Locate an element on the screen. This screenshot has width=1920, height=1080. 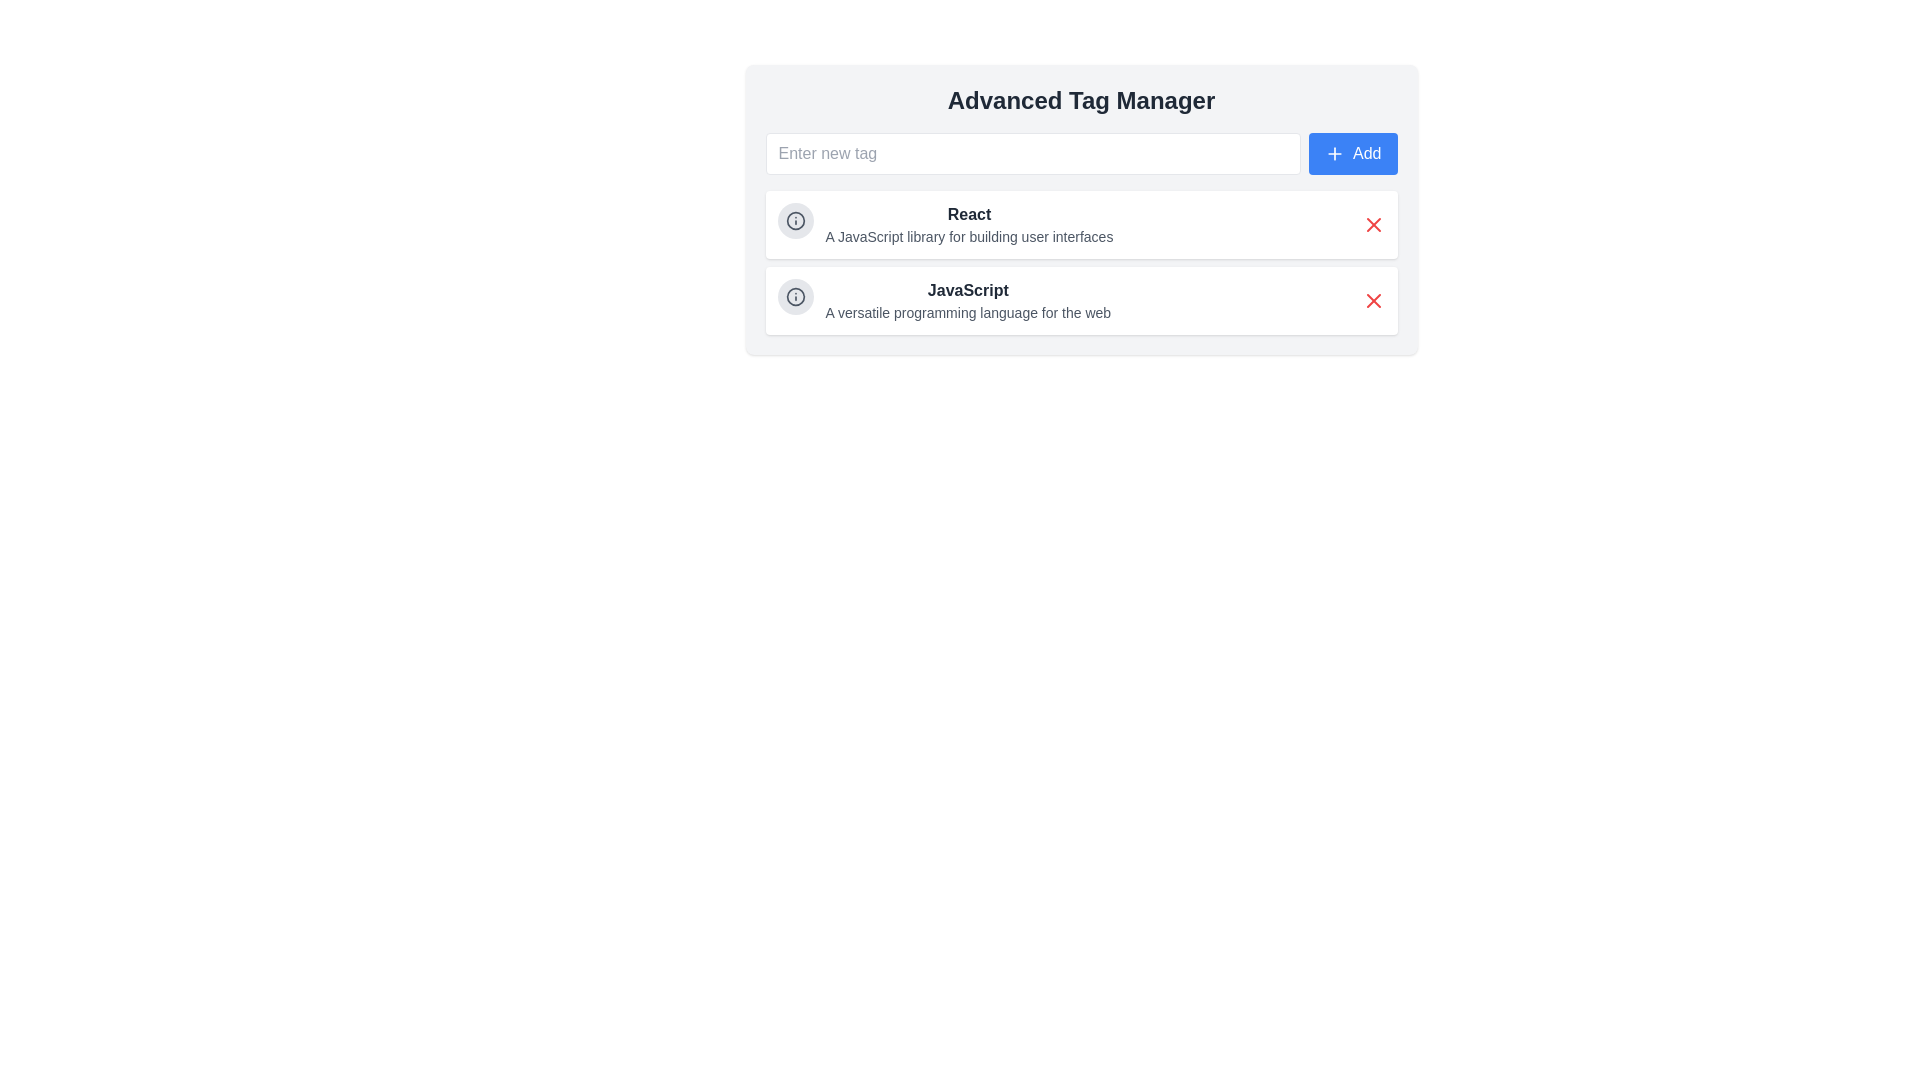
the Text Display element containing the title 'React' and the subtitle 'A JavaScript library for building user interfaces', which is the first item in a vertical list is located at coordinates (969, 224).